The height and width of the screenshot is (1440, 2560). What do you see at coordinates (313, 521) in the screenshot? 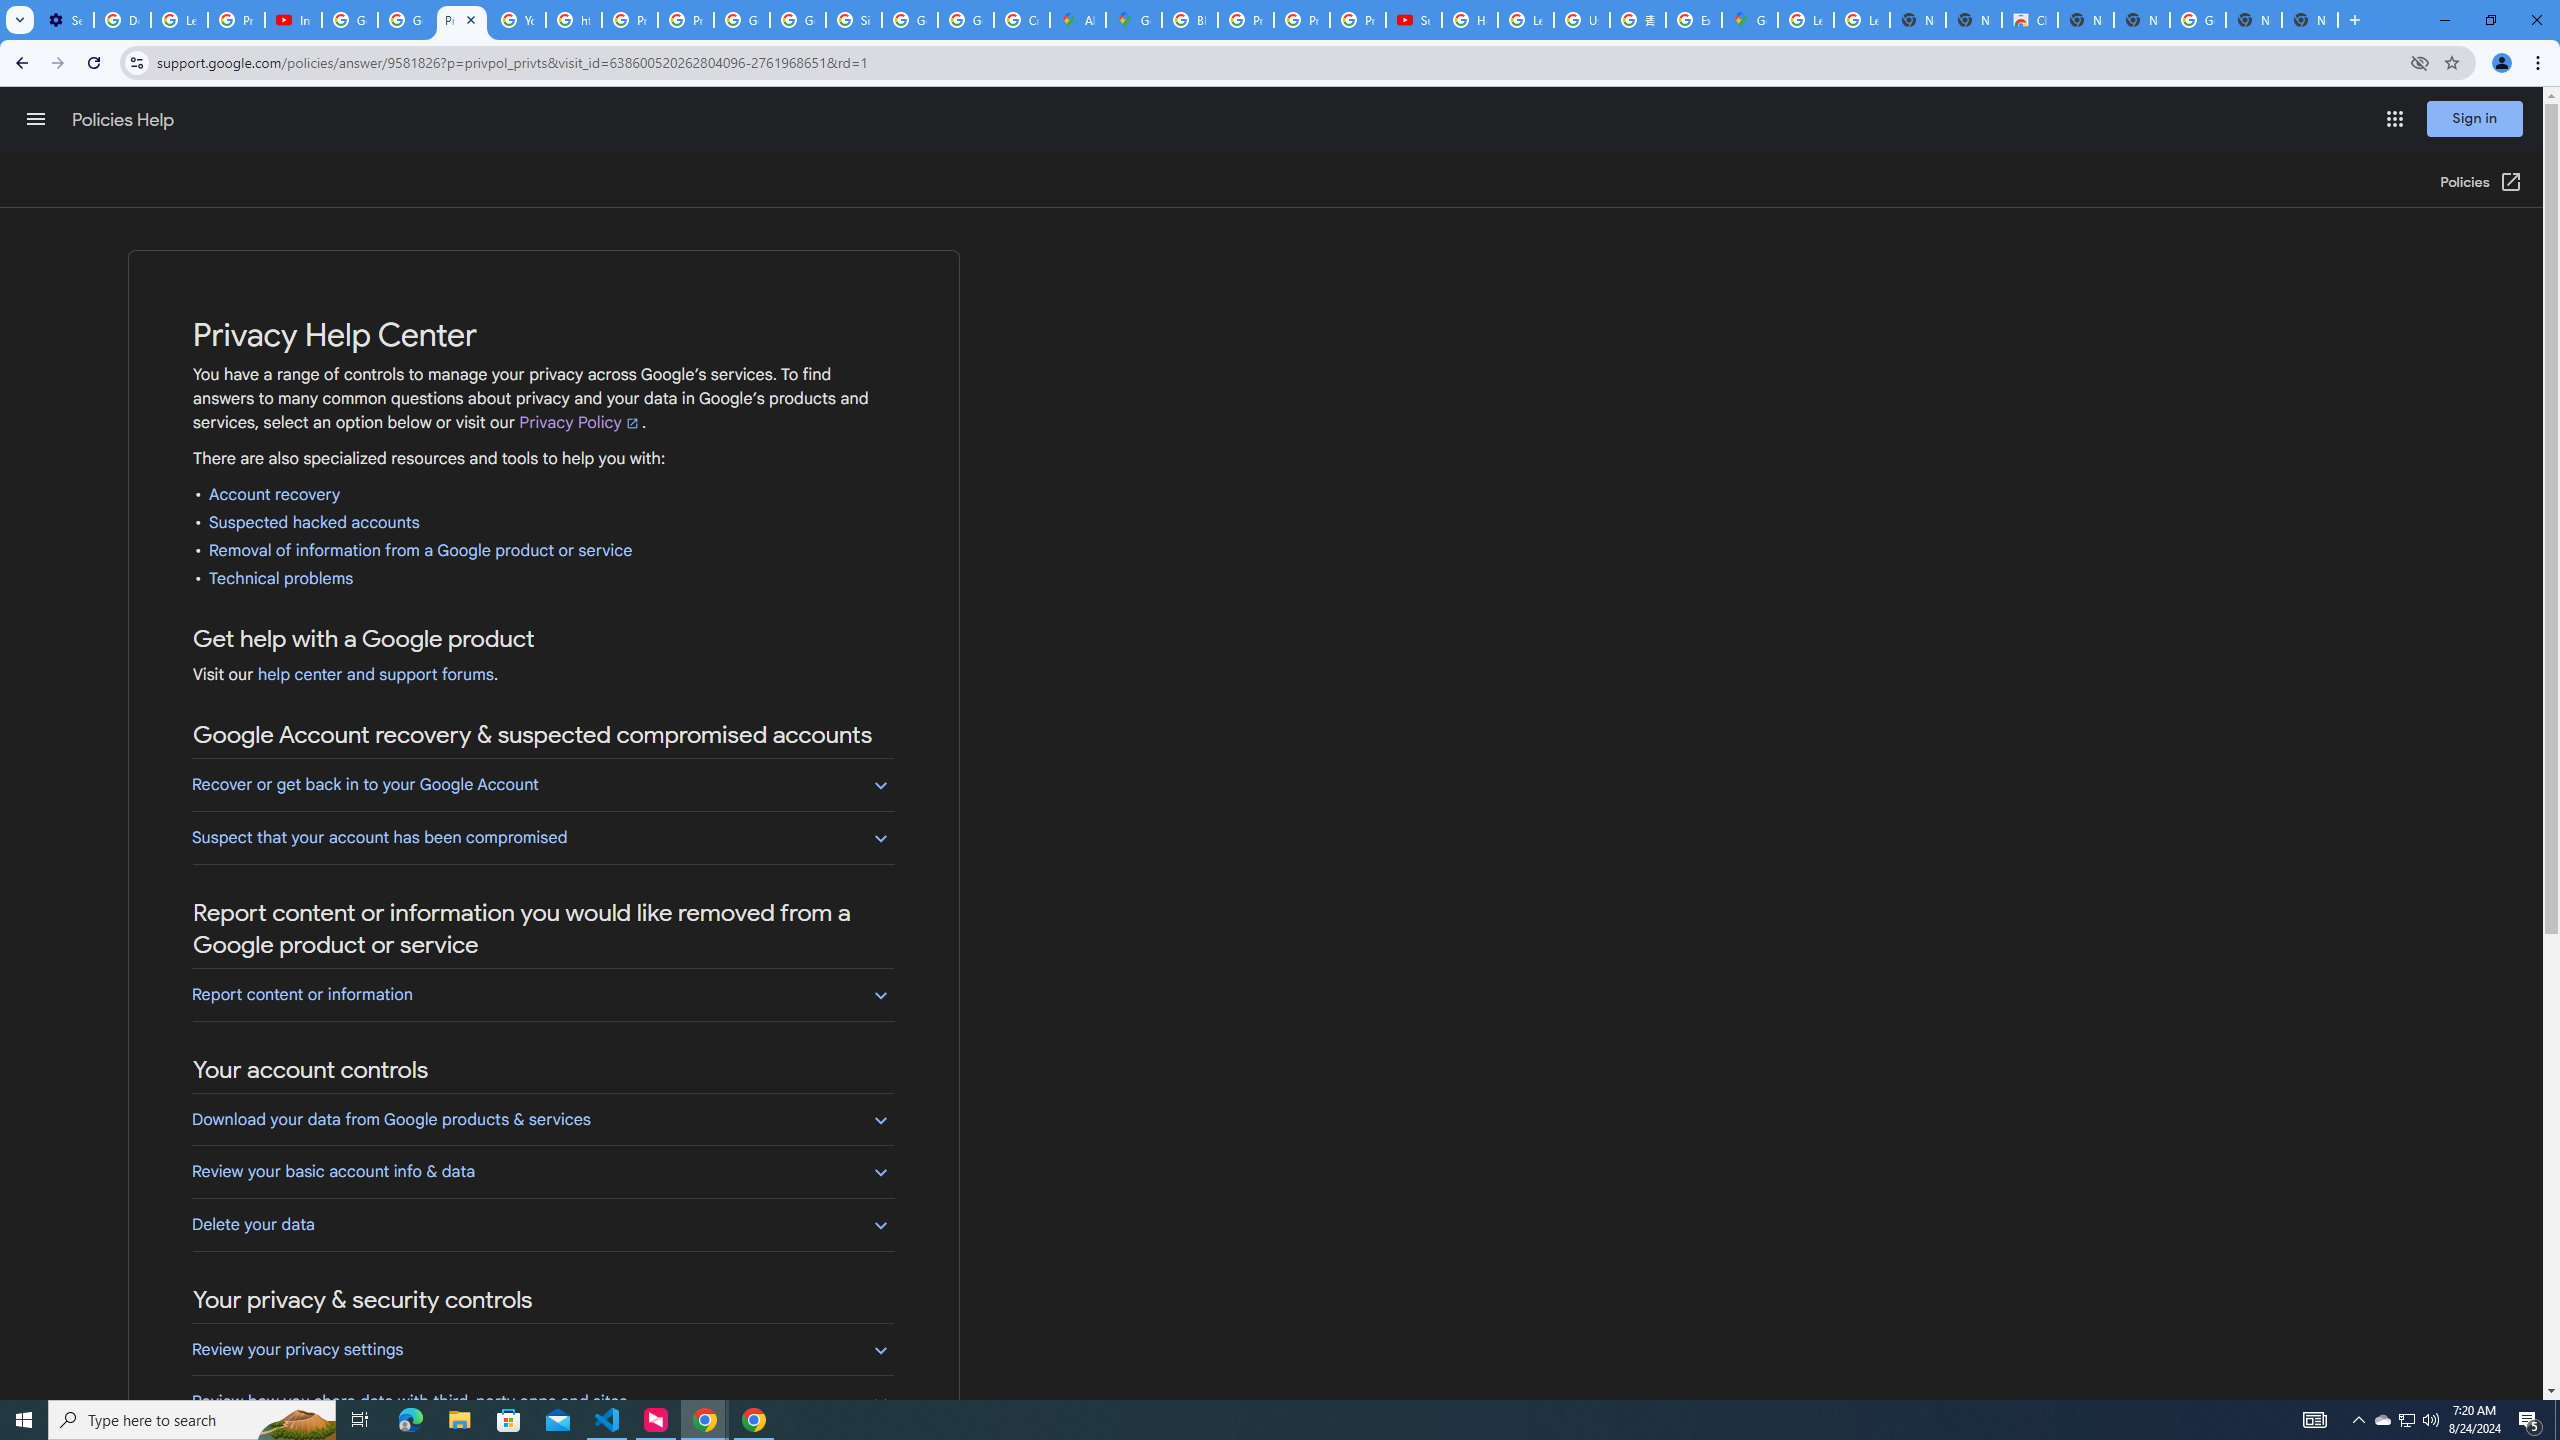
I see `'Suspected hacked accounts'` at bounding box center [313, 521].